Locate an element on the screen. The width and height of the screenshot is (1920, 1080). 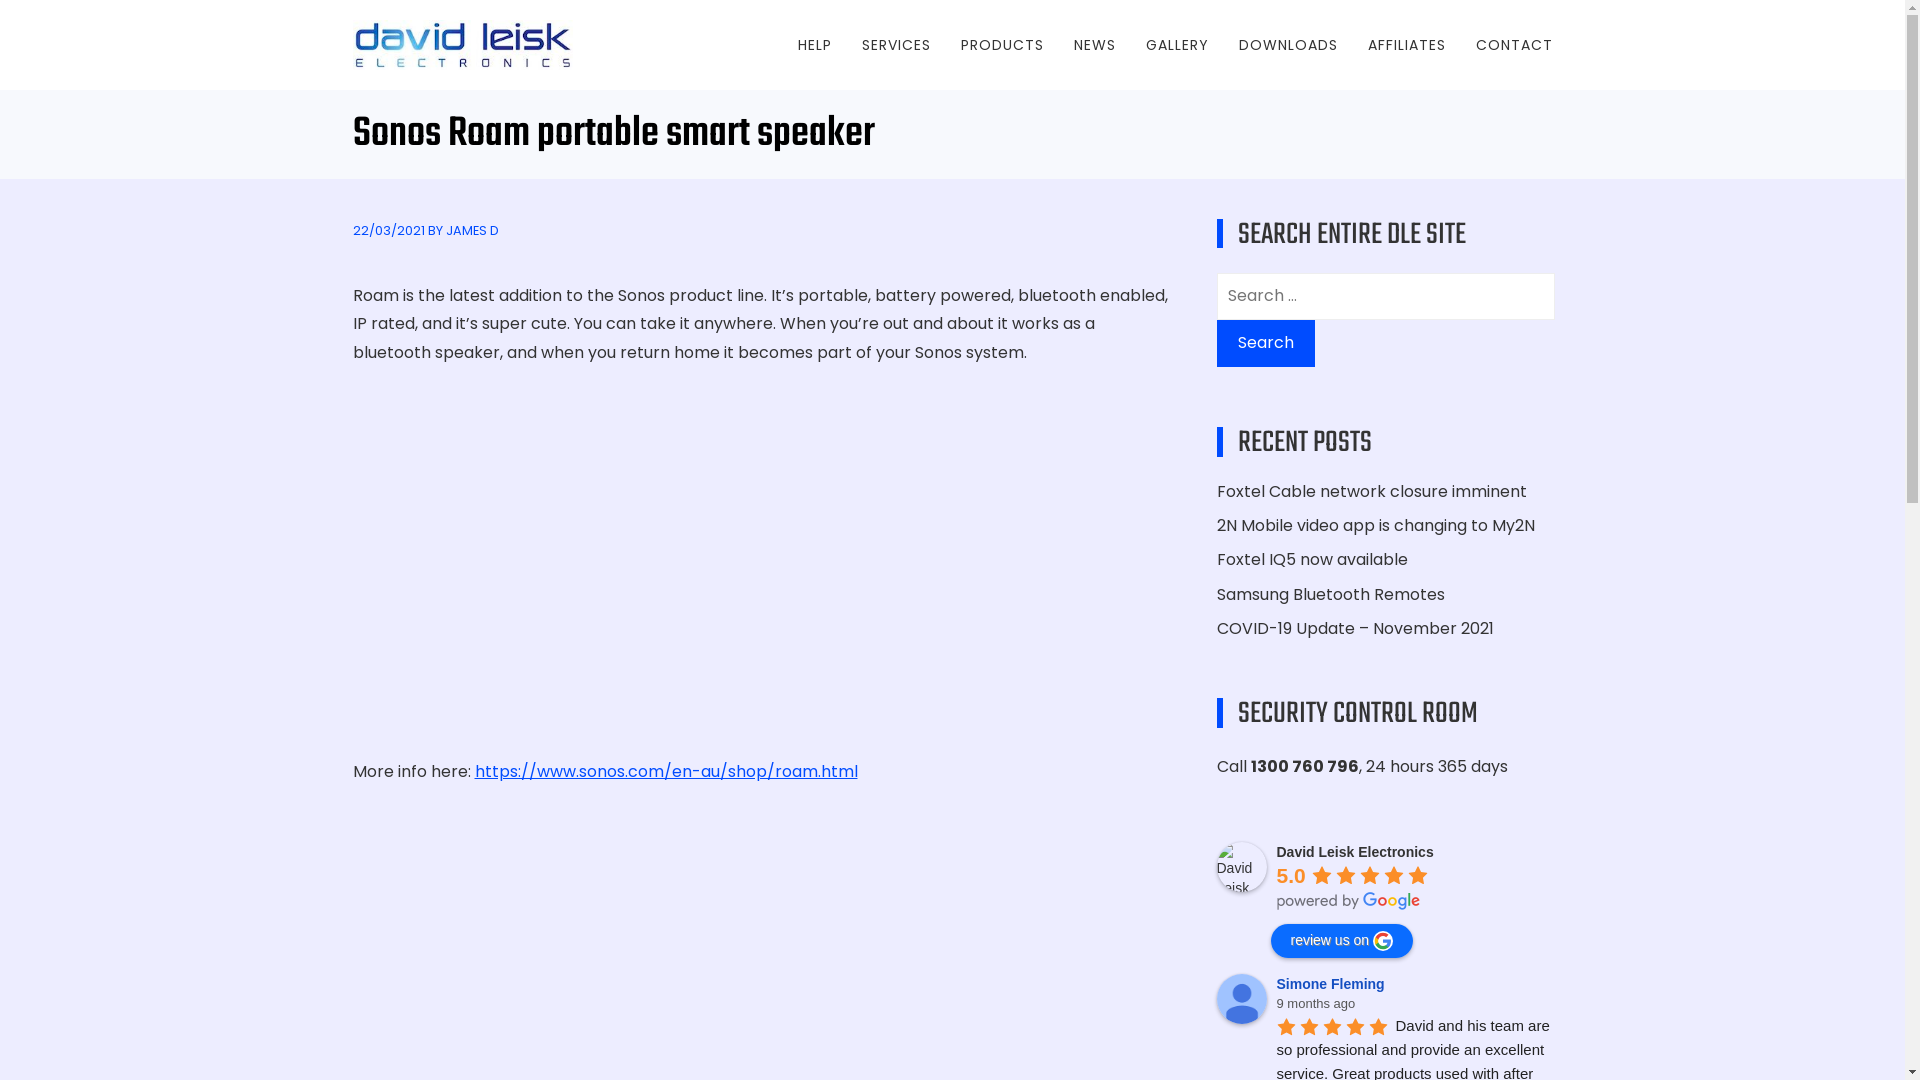
'SERVICES' is located at coordinates (895, 45).